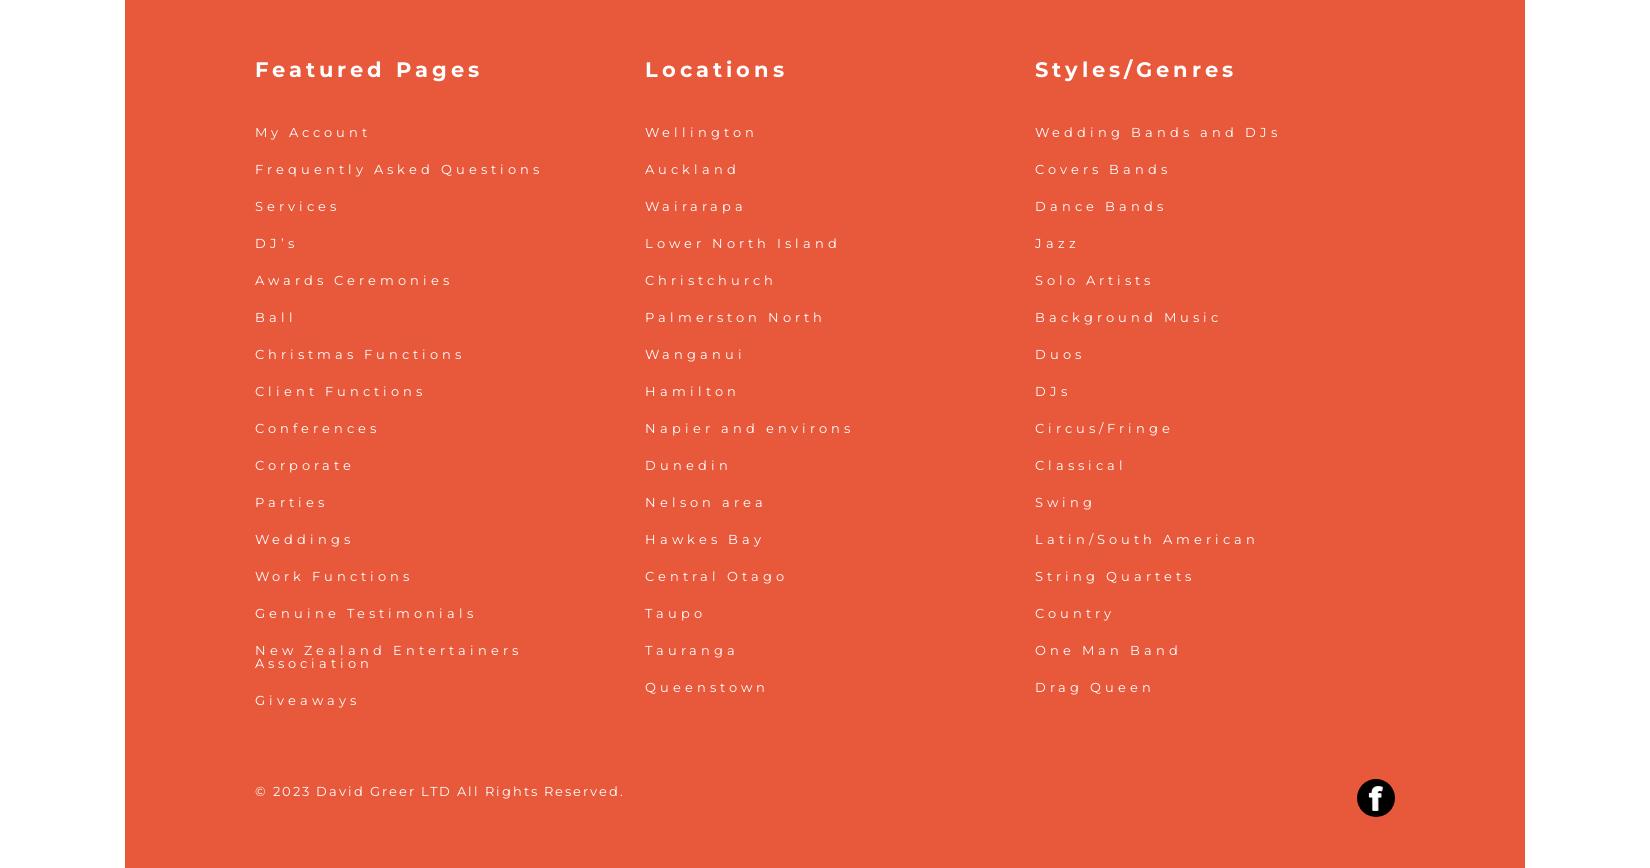 The image size is (1650, 868). I want to click on 'Tauranga', so click(691, 649).